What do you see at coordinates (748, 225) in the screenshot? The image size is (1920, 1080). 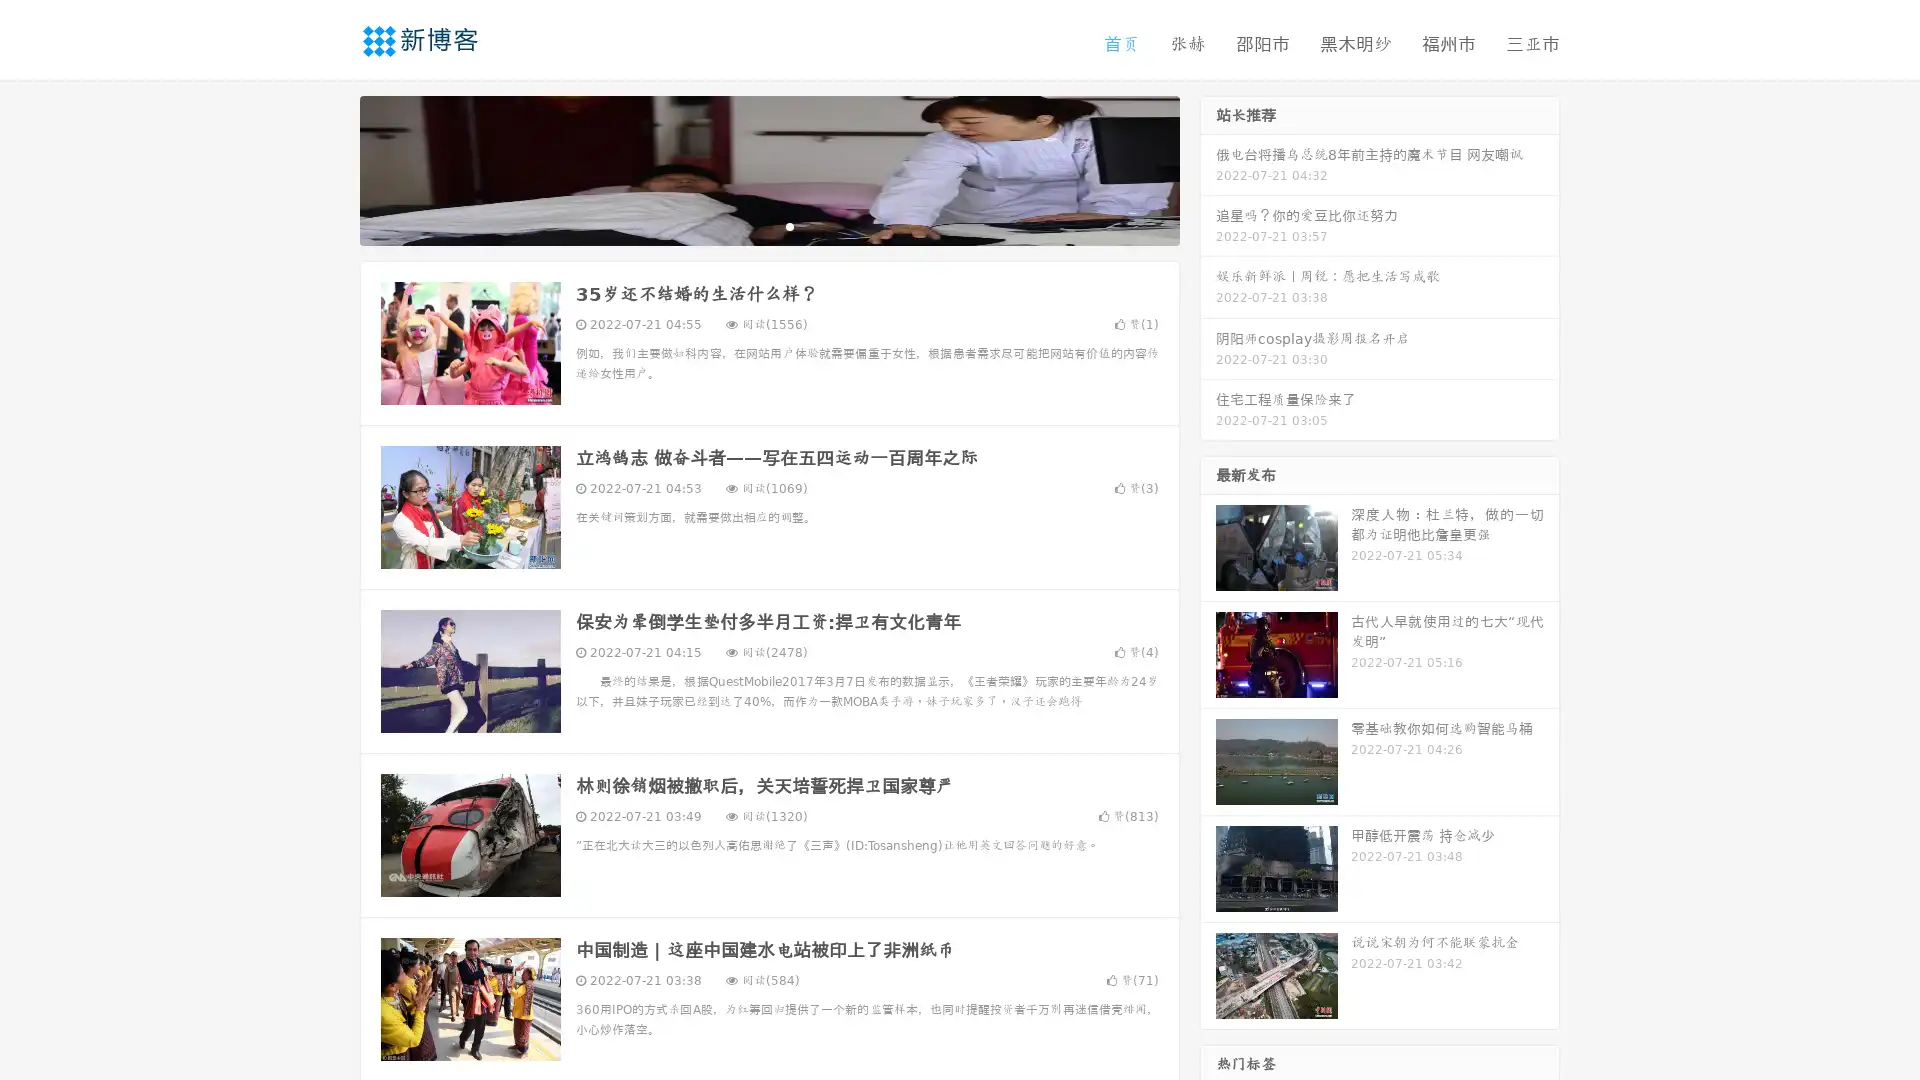 I see `Go to slide 1` at bounding box center [748, 225].